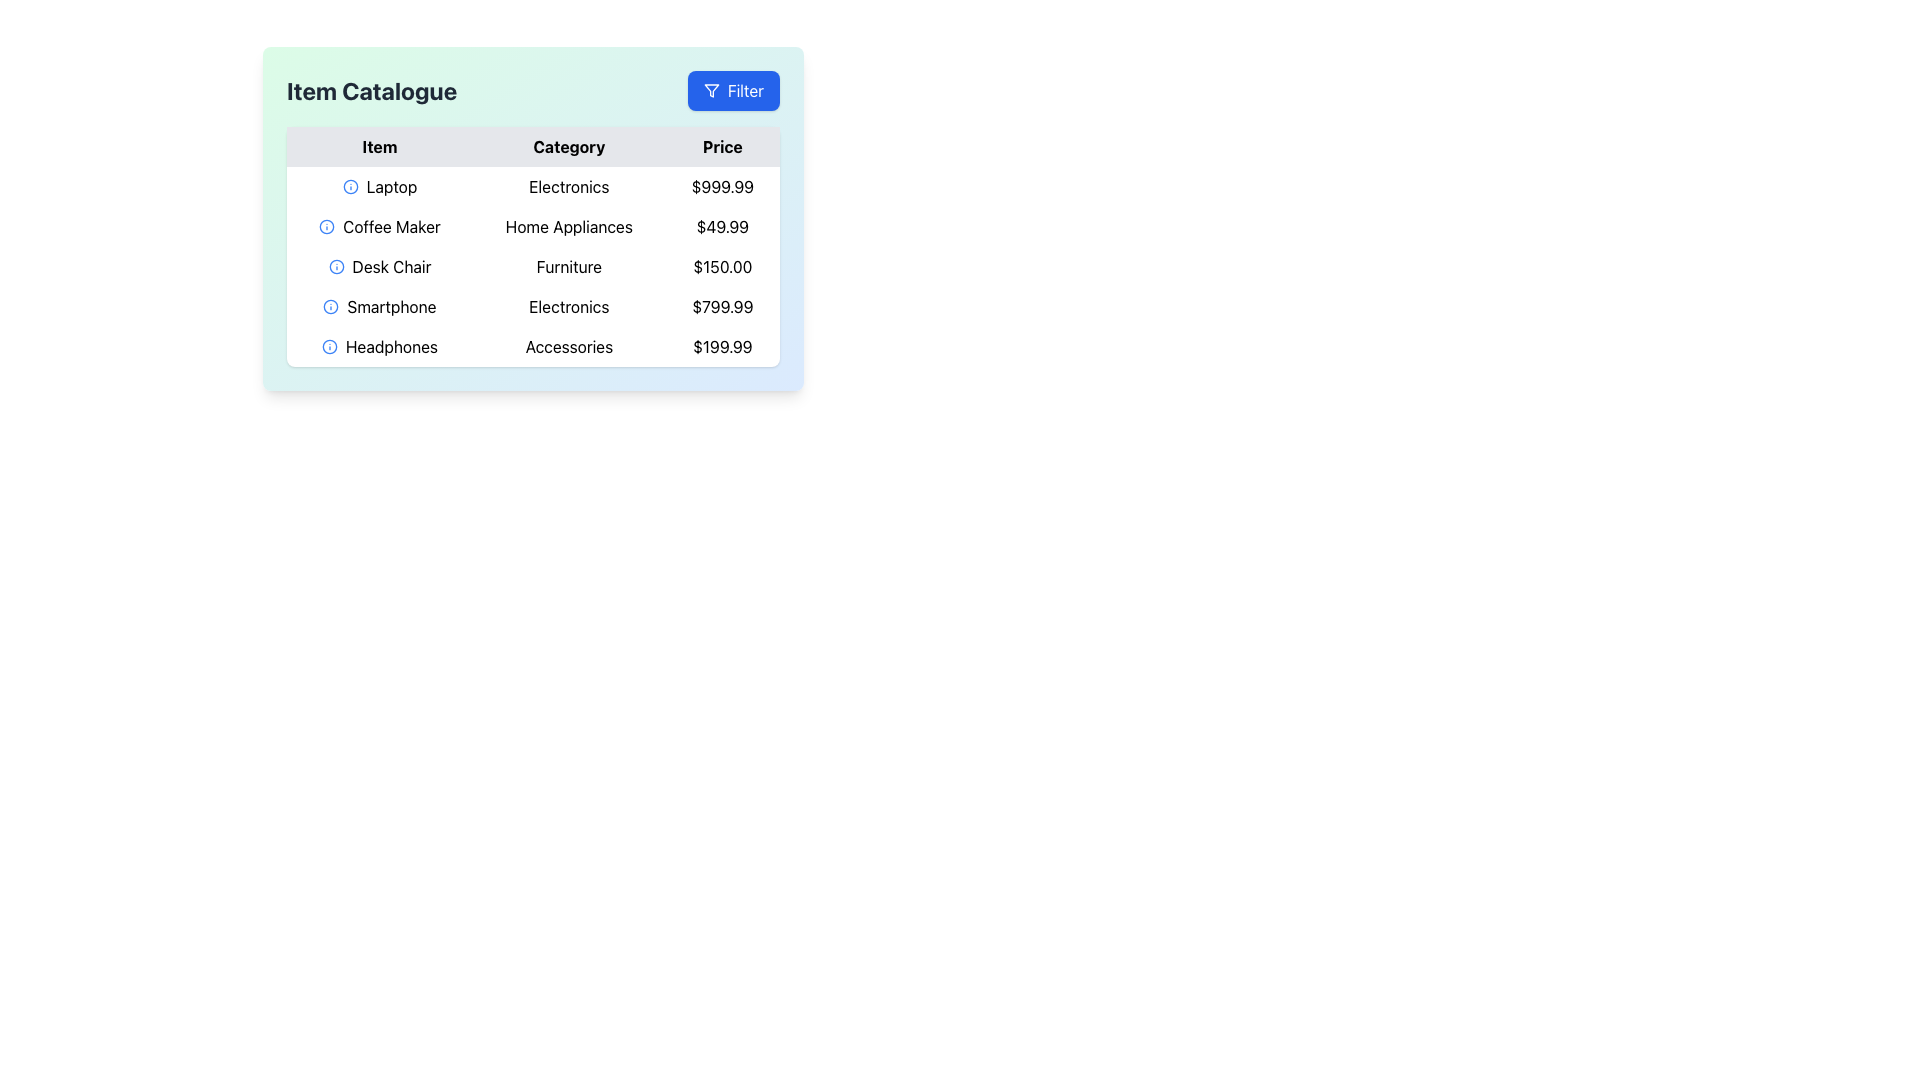 The width and height of the screenshot is (1920, 1080). I want to click on the information or help icon located to the left of the 'Smartphone' text in the 'Item' column of the table to obtain additional details about the 'Smartphone', so click(331, 307).